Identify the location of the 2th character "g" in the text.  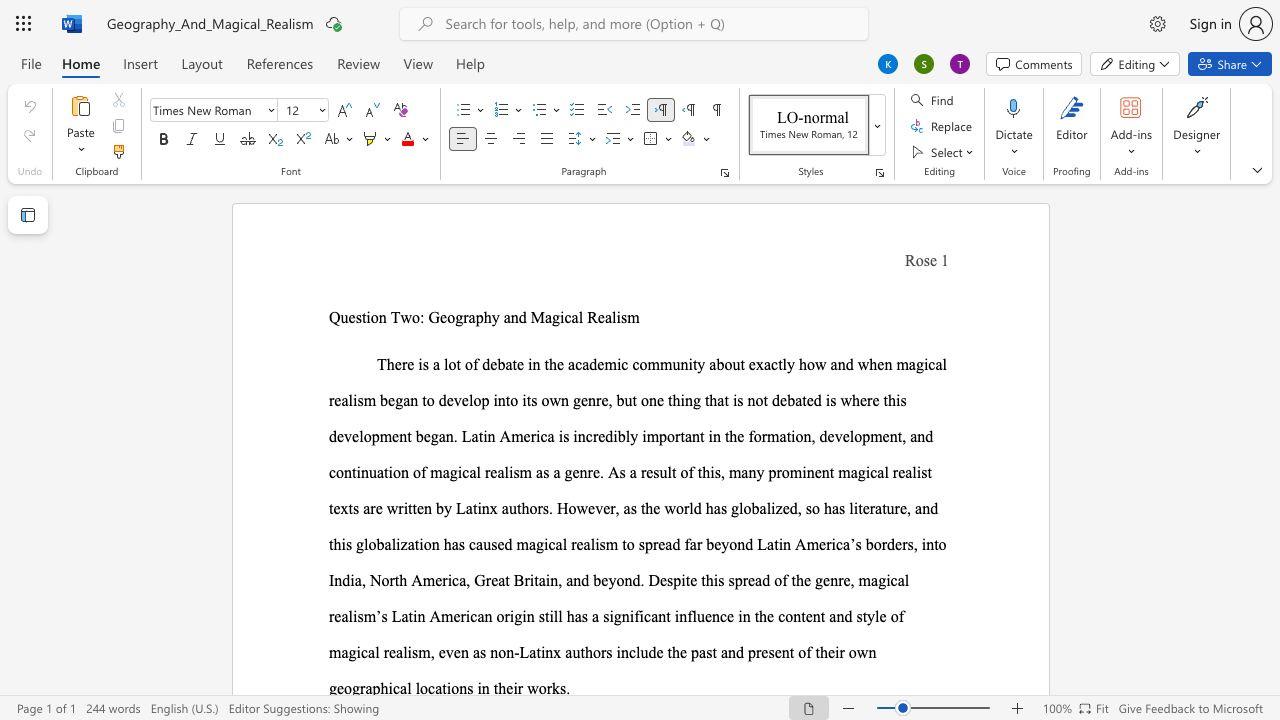
(556, 316).